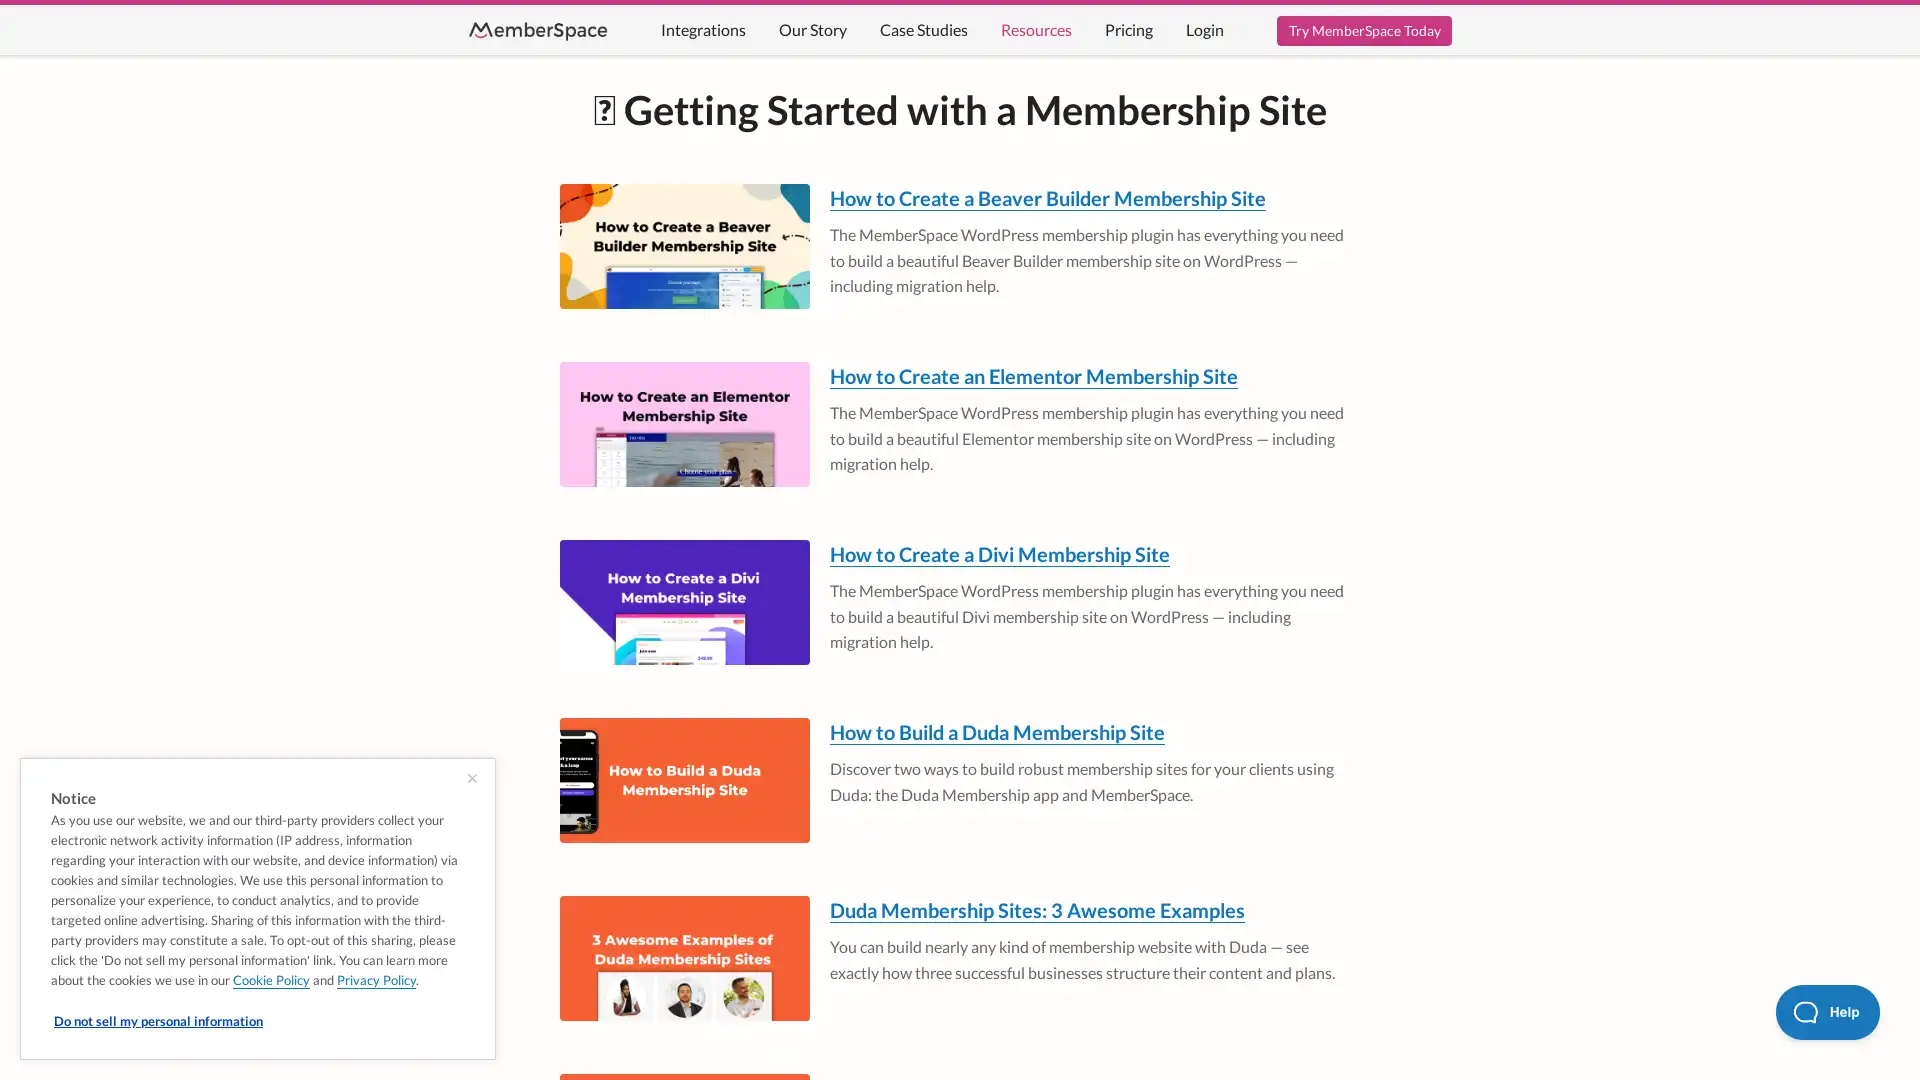 The height and width of the screenshot is (1080, 1920). Describe the element at coordinates (471, 778) in the screenshot. I see `consent-close-icon` at that location.